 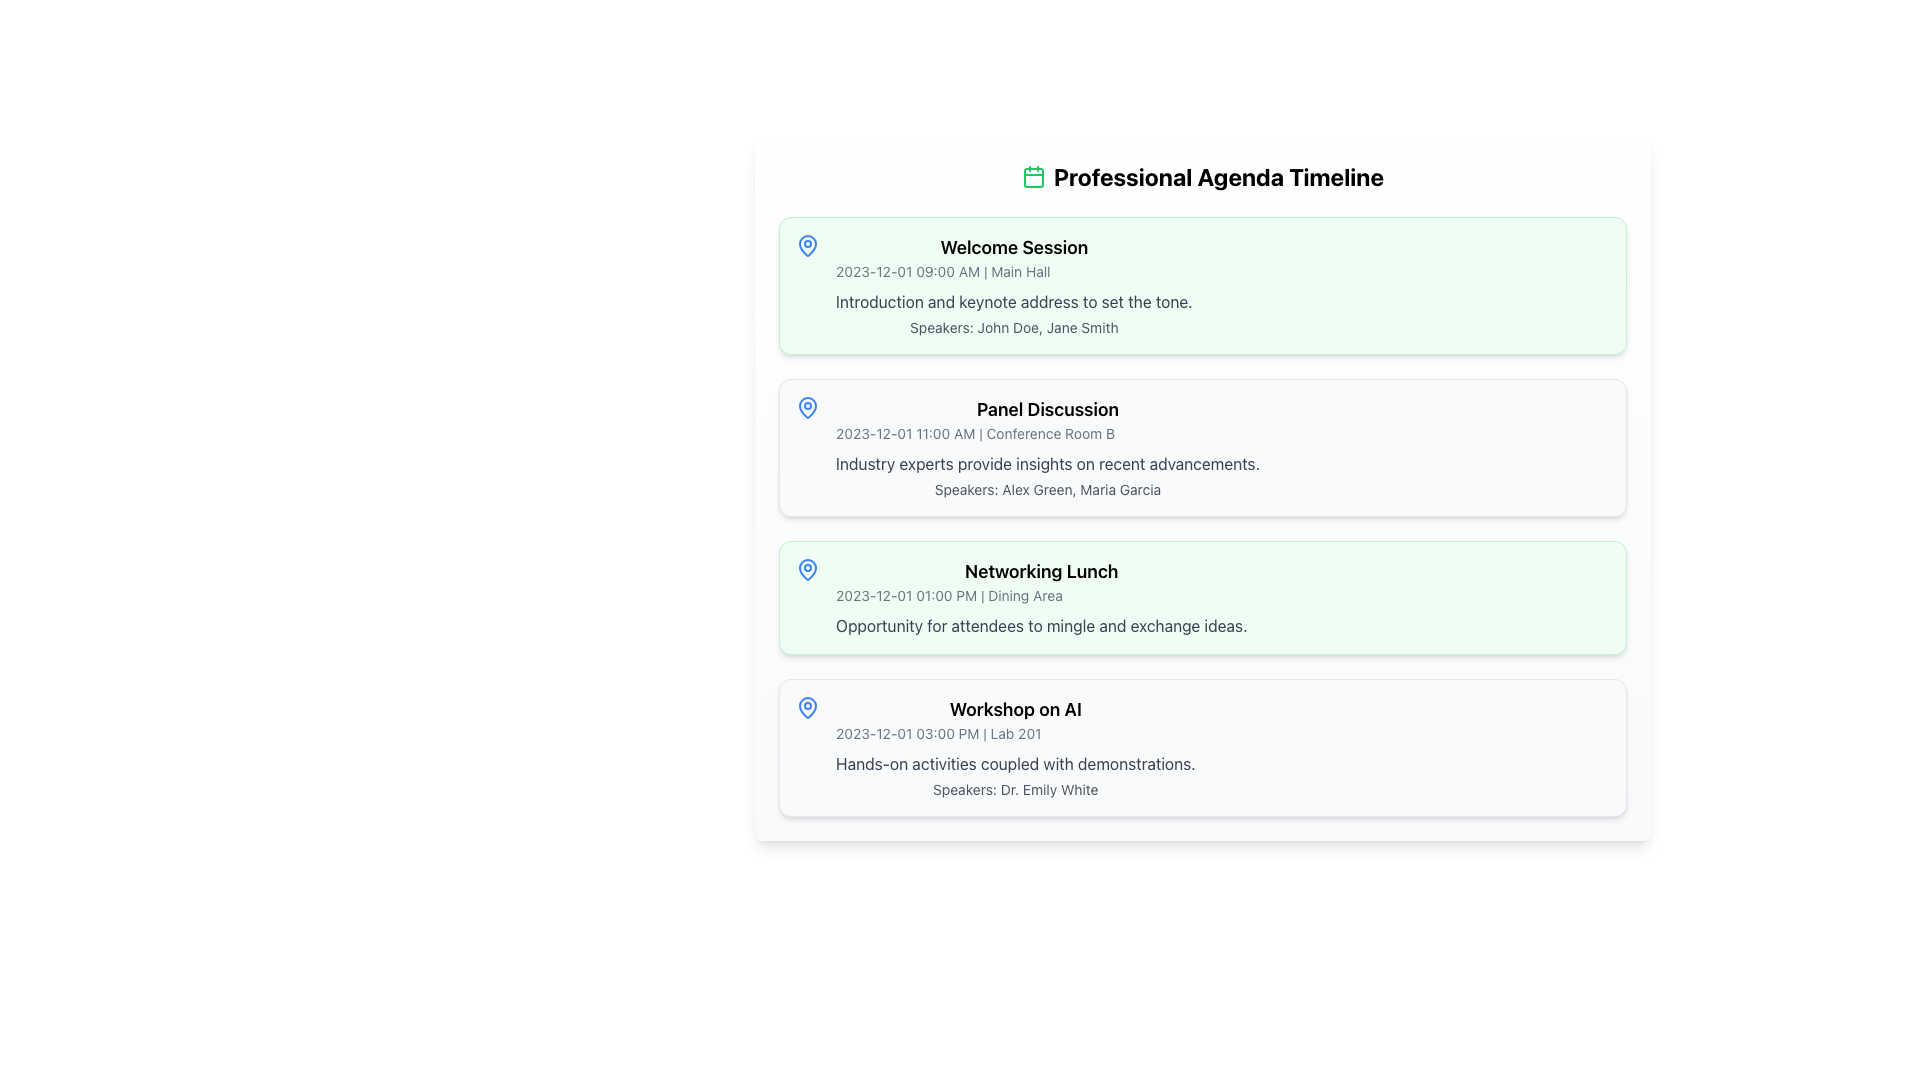 What do you see at coordinates (807, 244) in the screenshot?
I see `the blue map pin icon segment that is part of the vector graphic next to the 'Welcome Session' text in the first panel of the timeline` at bounding box center [807, 244].